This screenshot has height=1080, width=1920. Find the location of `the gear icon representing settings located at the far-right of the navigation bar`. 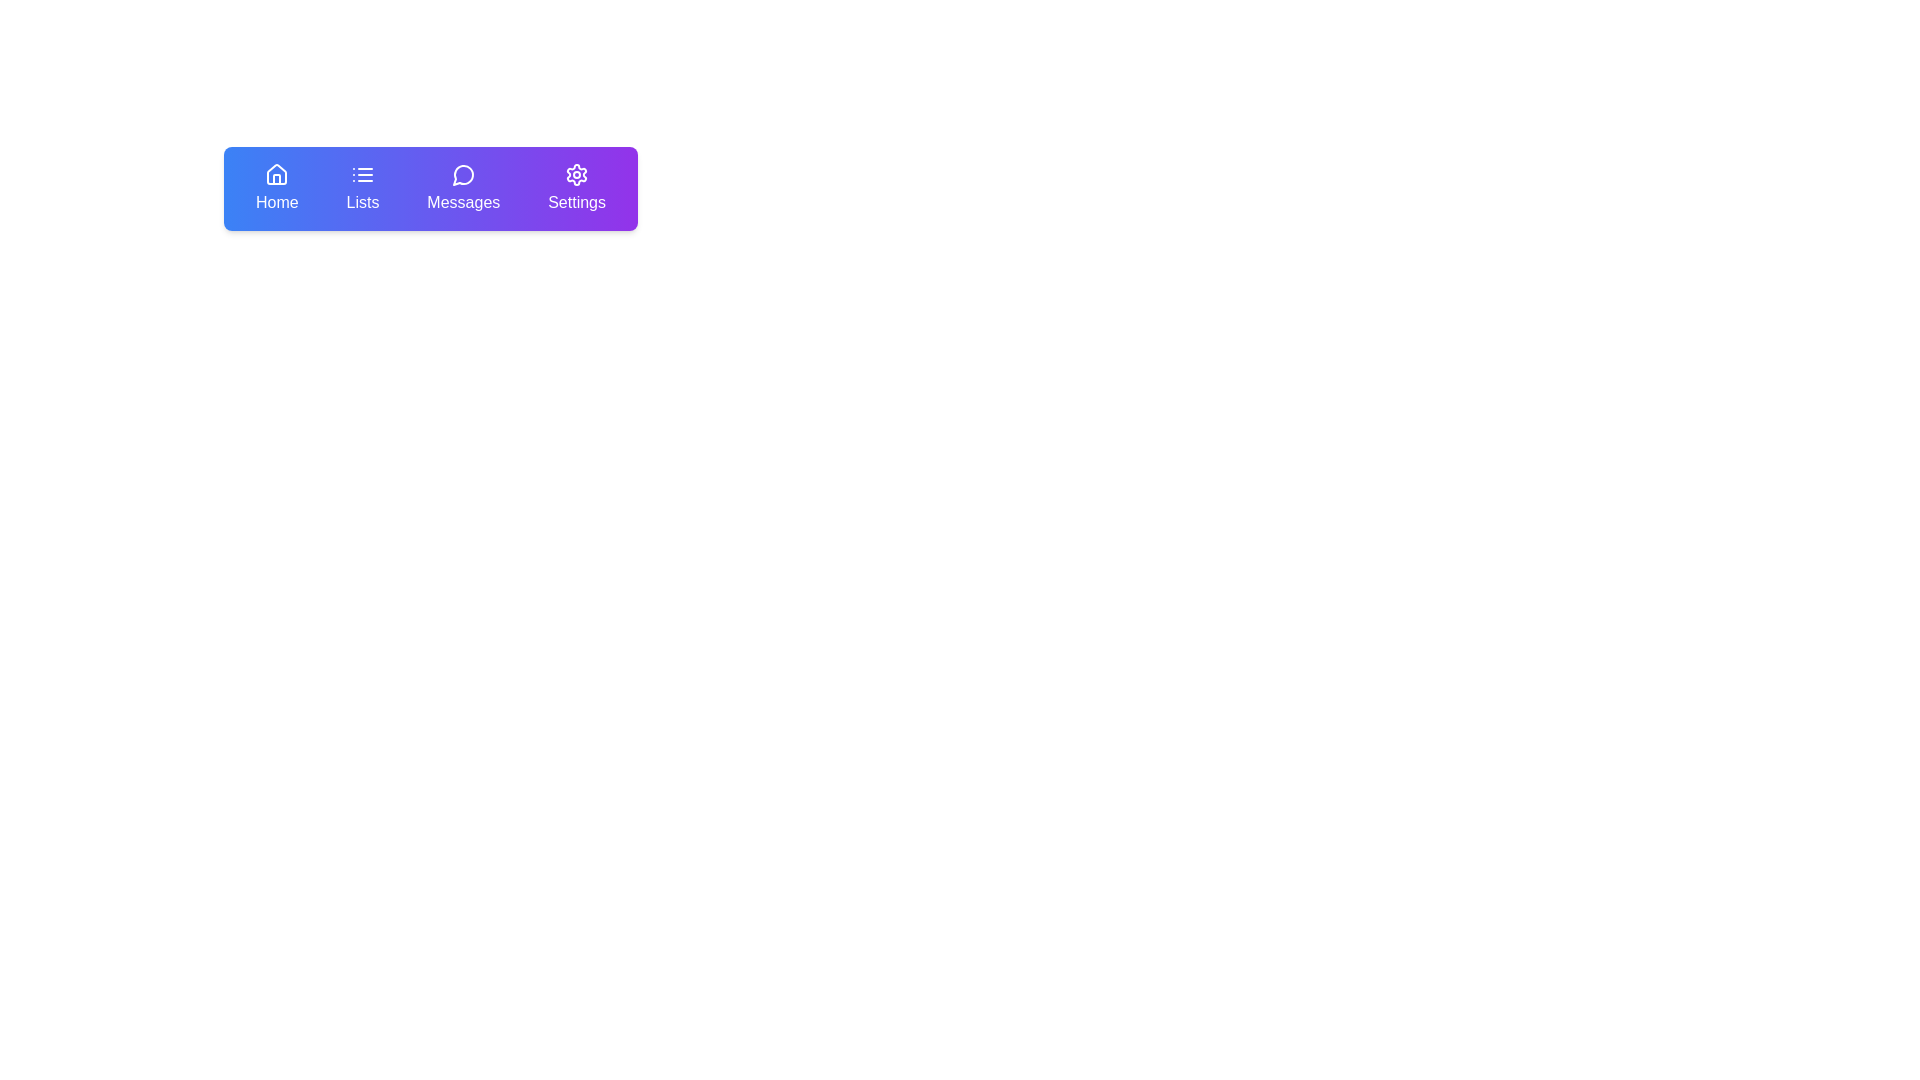

the gear icon representing settings located at the far-right of the navigation bar is located at coordinates (576, 173).